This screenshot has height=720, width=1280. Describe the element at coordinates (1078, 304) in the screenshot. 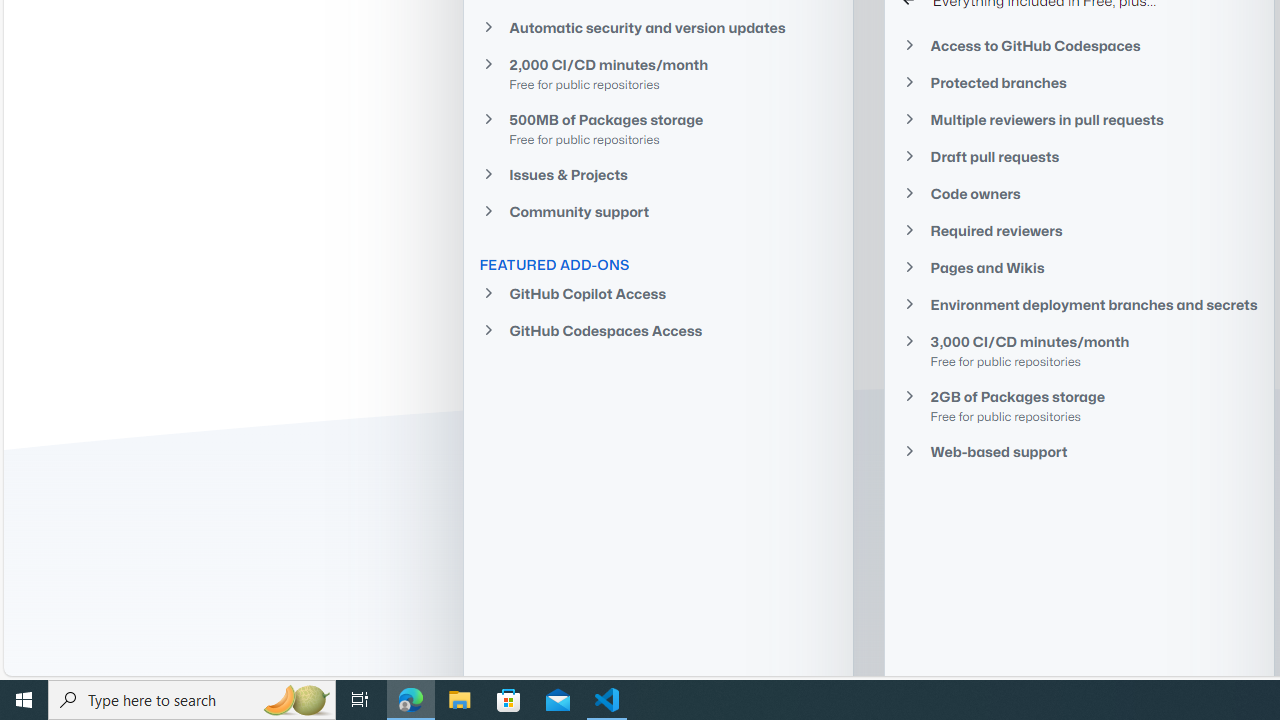

I see `'Environment deployment branches and secrets'` at that location.